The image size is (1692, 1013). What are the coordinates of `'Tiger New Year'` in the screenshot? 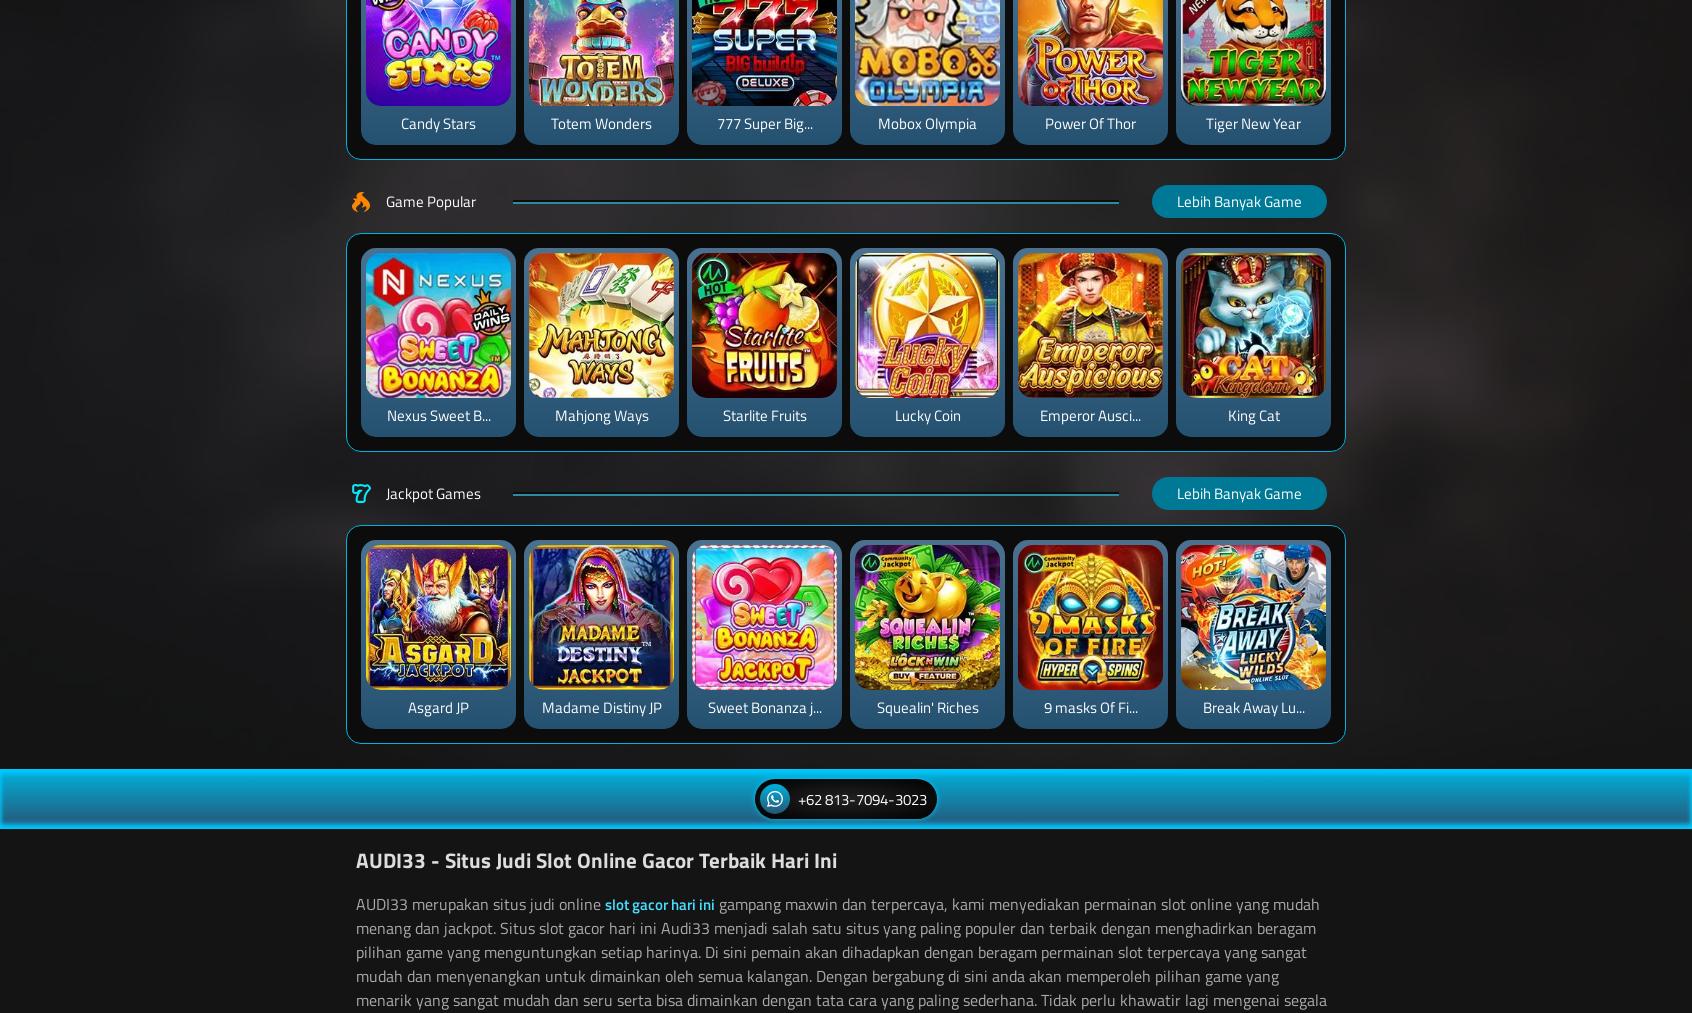 It's located at (1253, 123).